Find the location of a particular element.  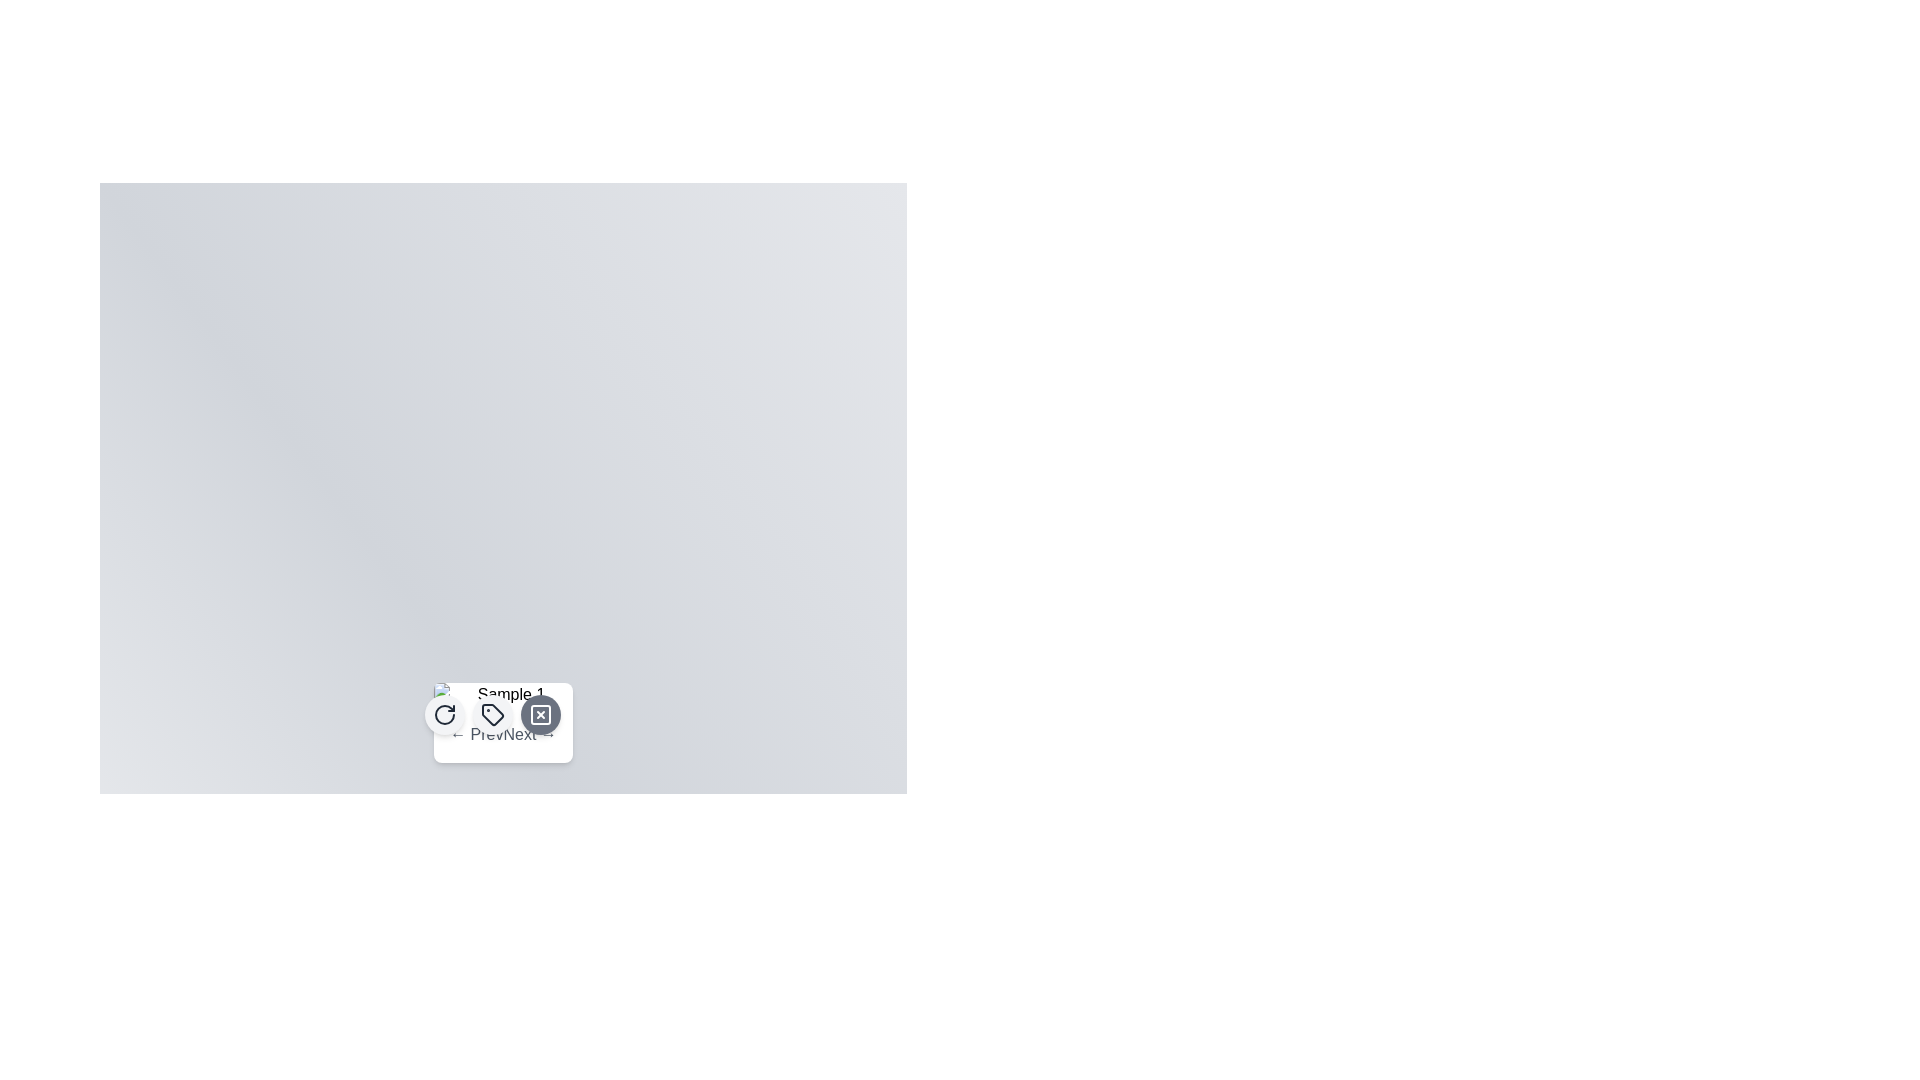

the rectangular image with rounded corners and alt text 'Sample 1', which is positioned centrally above navigation buttons is located at coordinates (503, 693).